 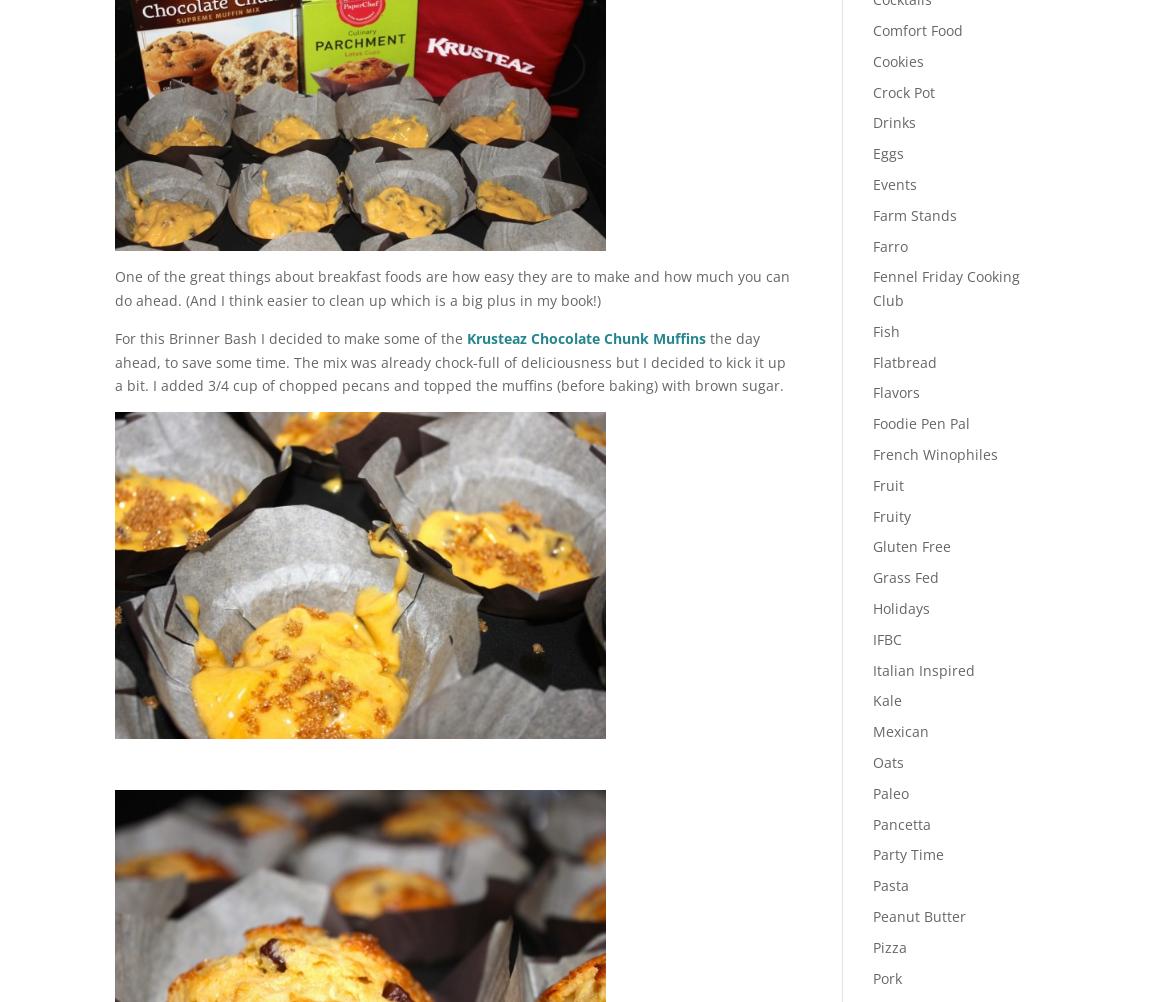 I want to click on 'Farm Stands', so click(x=914, y=214).